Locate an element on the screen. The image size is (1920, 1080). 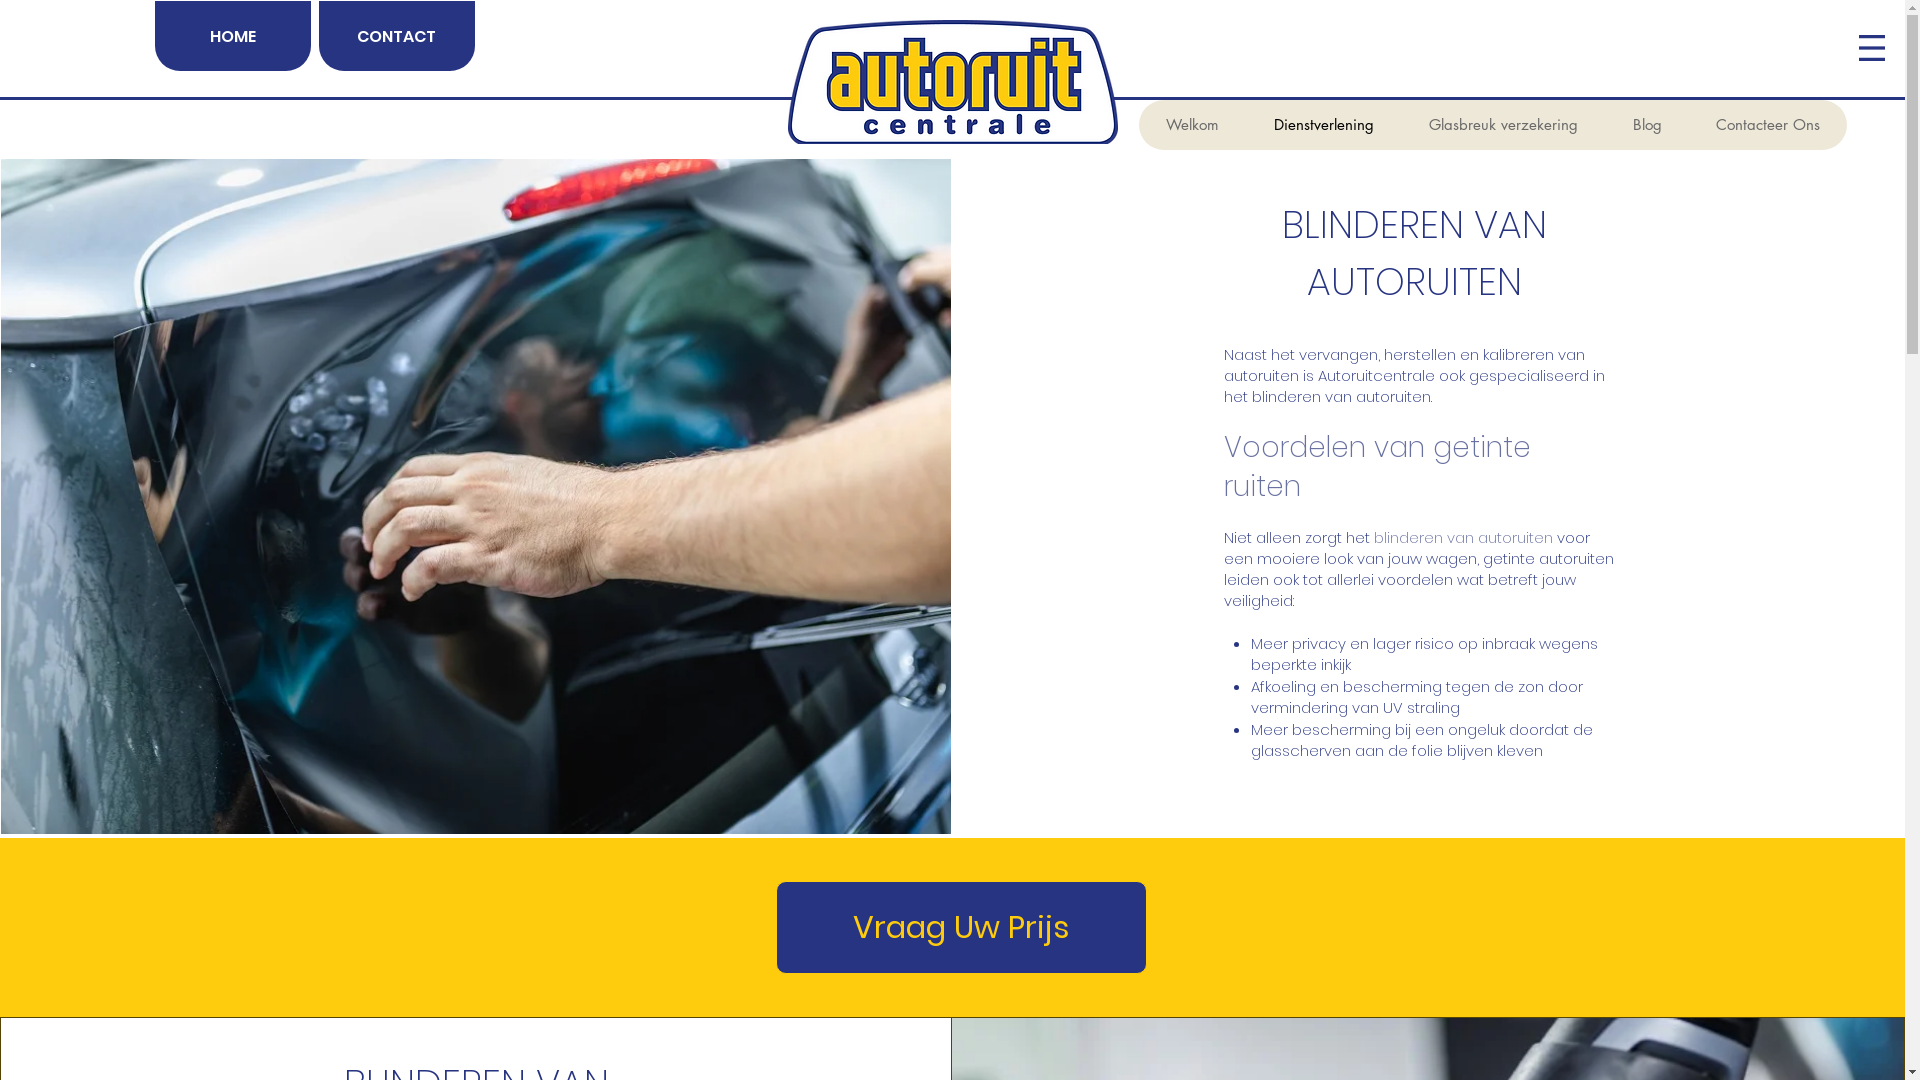
'Glasbreuk verzekering' is located at coordinates (1502, 124).